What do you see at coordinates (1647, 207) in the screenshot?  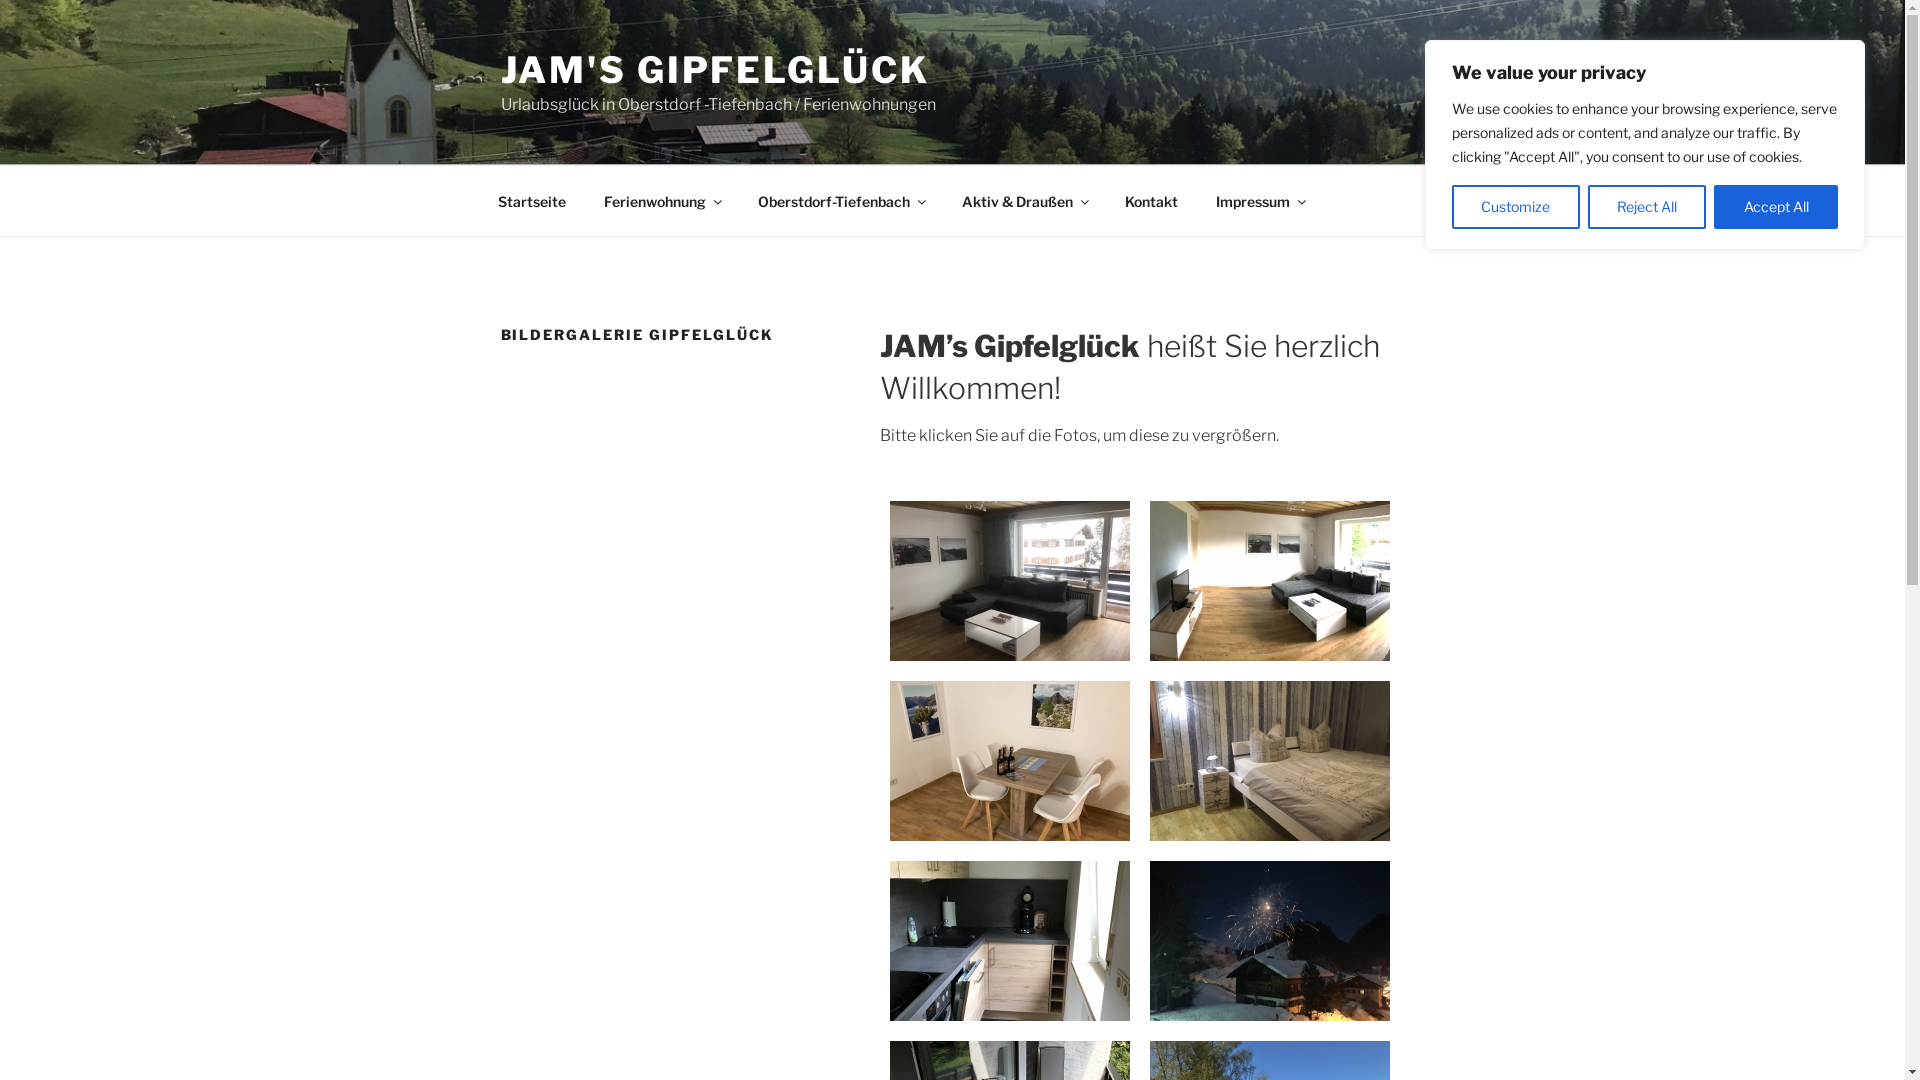 I see `'Reject All'` at bounding box center [1647, 207].